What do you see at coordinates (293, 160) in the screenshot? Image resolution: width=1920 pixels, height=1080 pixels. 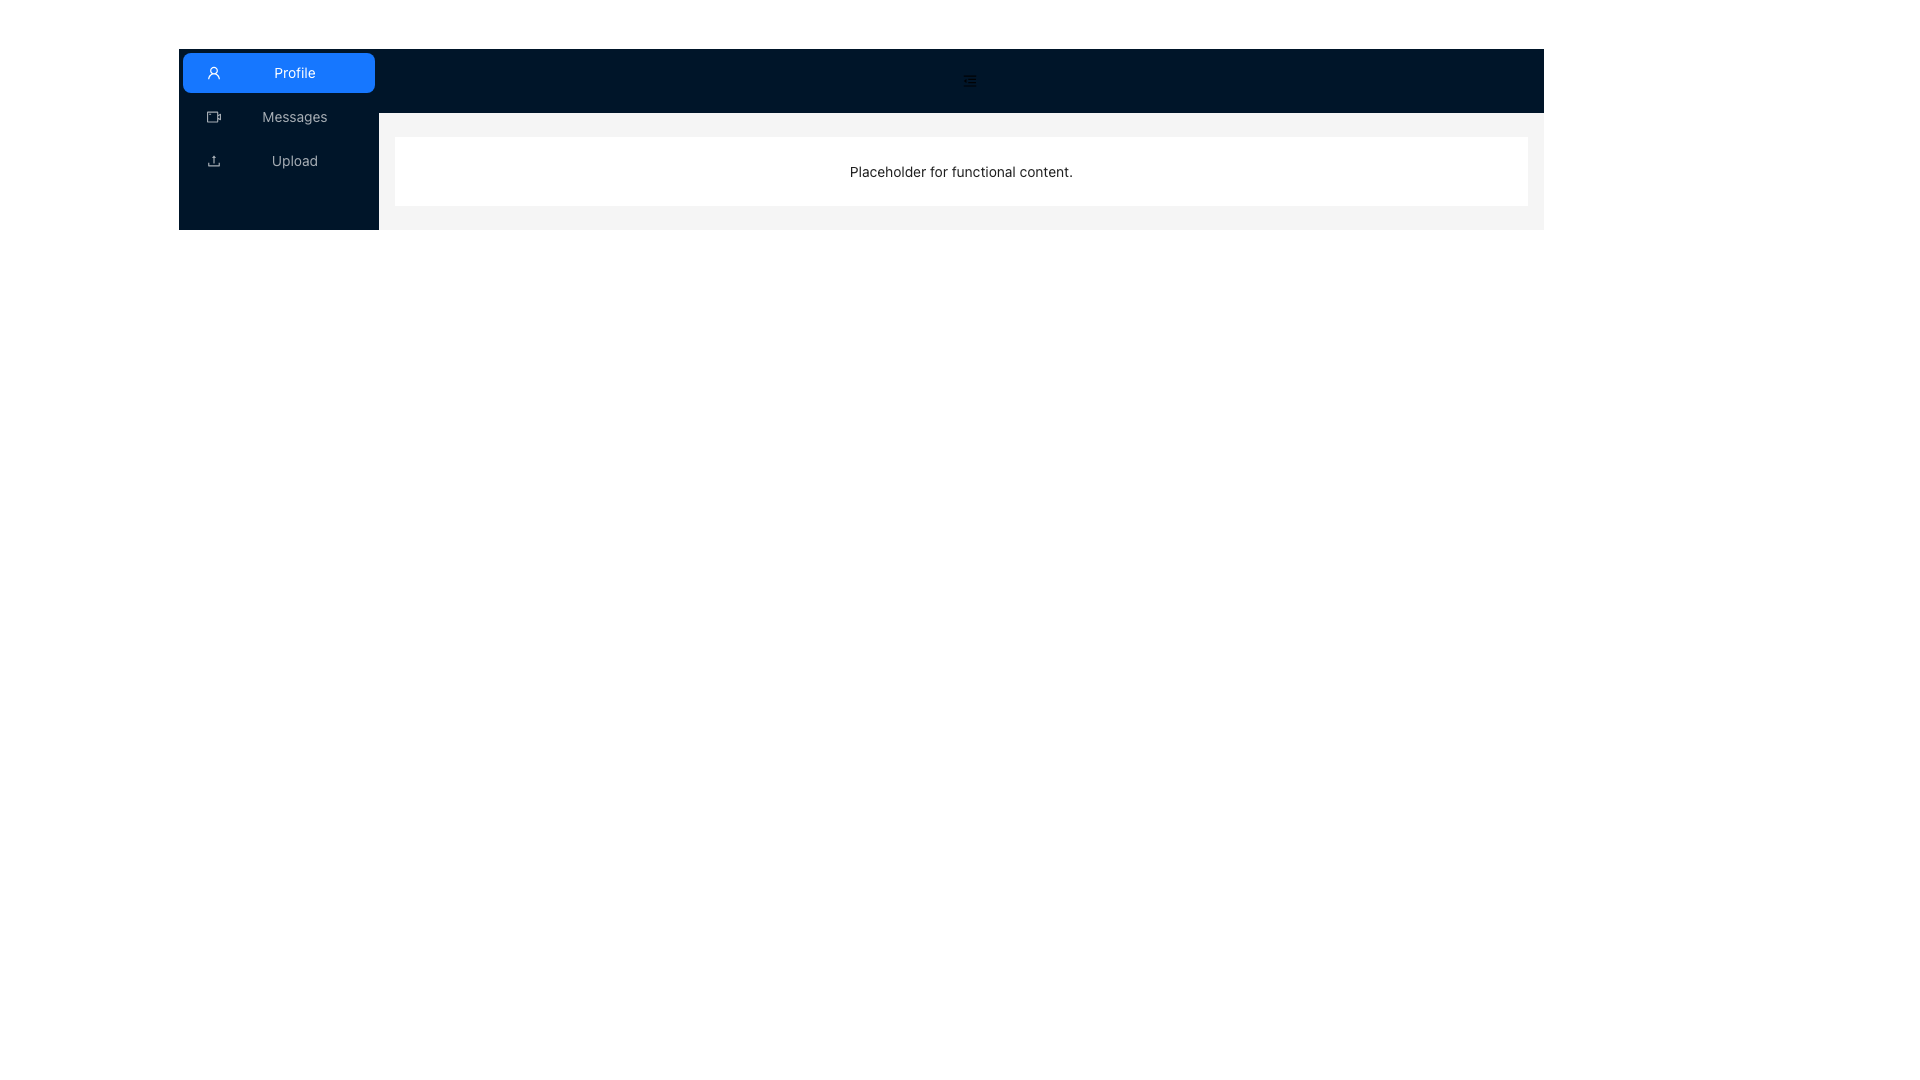 I see `text label that says 'Upload', which is the third menu item in the vertical navigation bar on the left side of the interface, positioned between the 'Messages' item above and other items below` at bounding box center [293, 160].